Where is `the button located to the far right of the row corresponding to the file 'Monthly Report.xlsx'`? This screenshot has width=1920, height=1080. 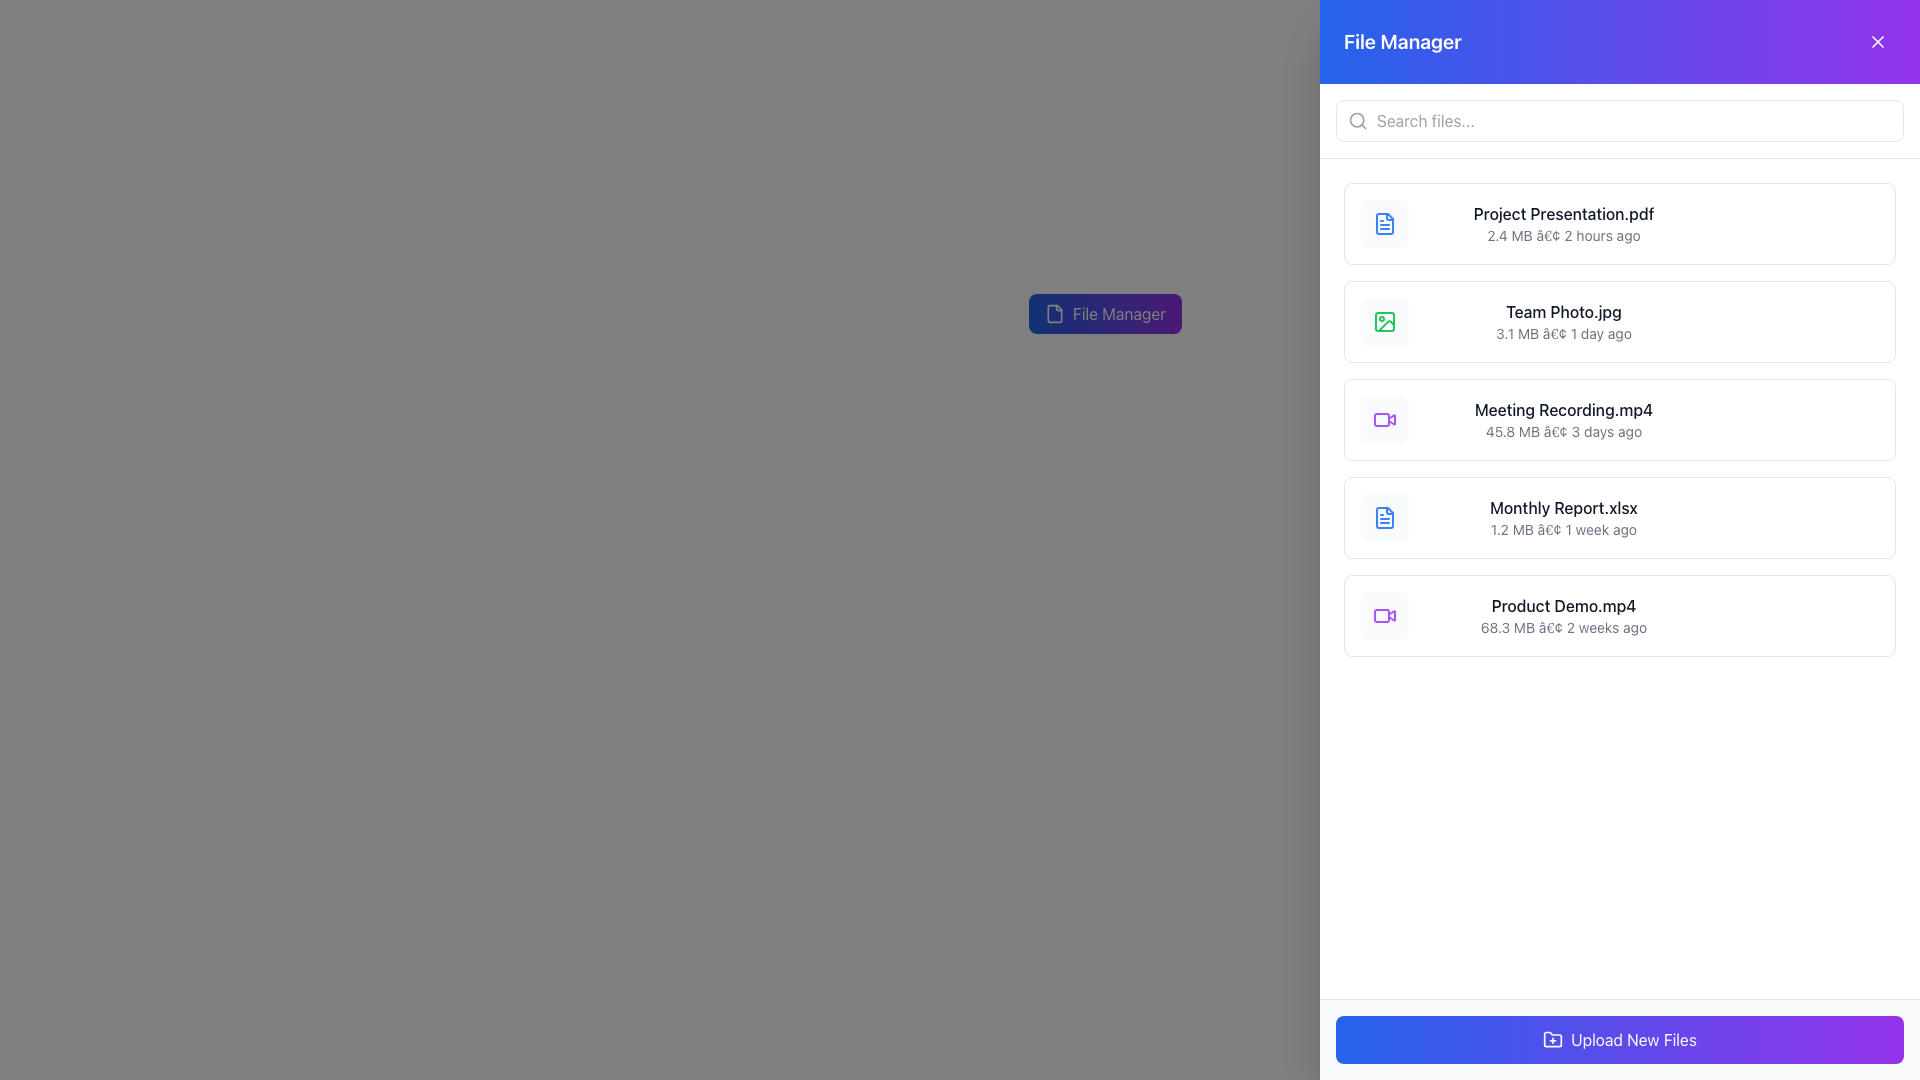
the button located to the far right of the row corresponding to the file 'Monthly Report.xlsx' is located at coordinates (1861, 516).